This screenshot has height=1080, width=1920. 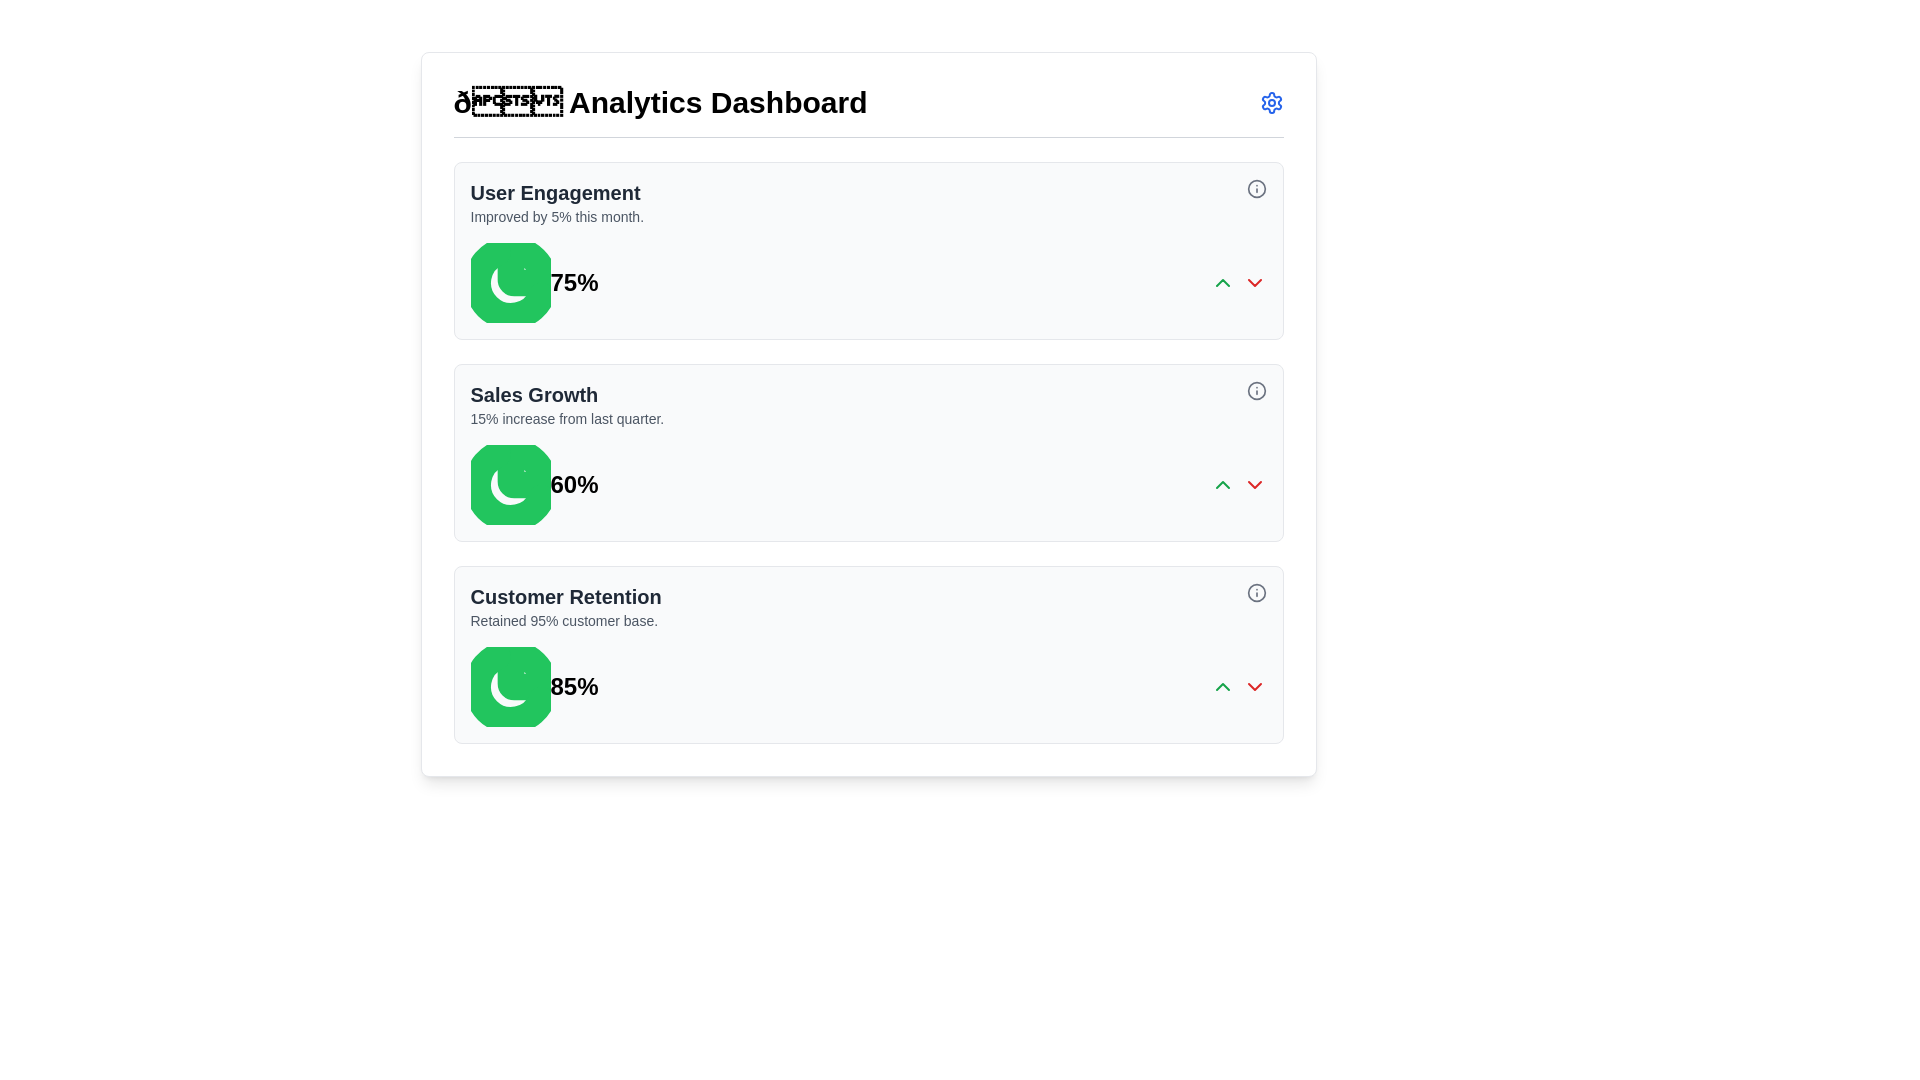 What do you see at coordinates (566, 418) in the screenshot?
I see `the static text label providing insights into the sales growth figure located below the 'Sales Growth' title in the second card` at bounding box center [566, 418].